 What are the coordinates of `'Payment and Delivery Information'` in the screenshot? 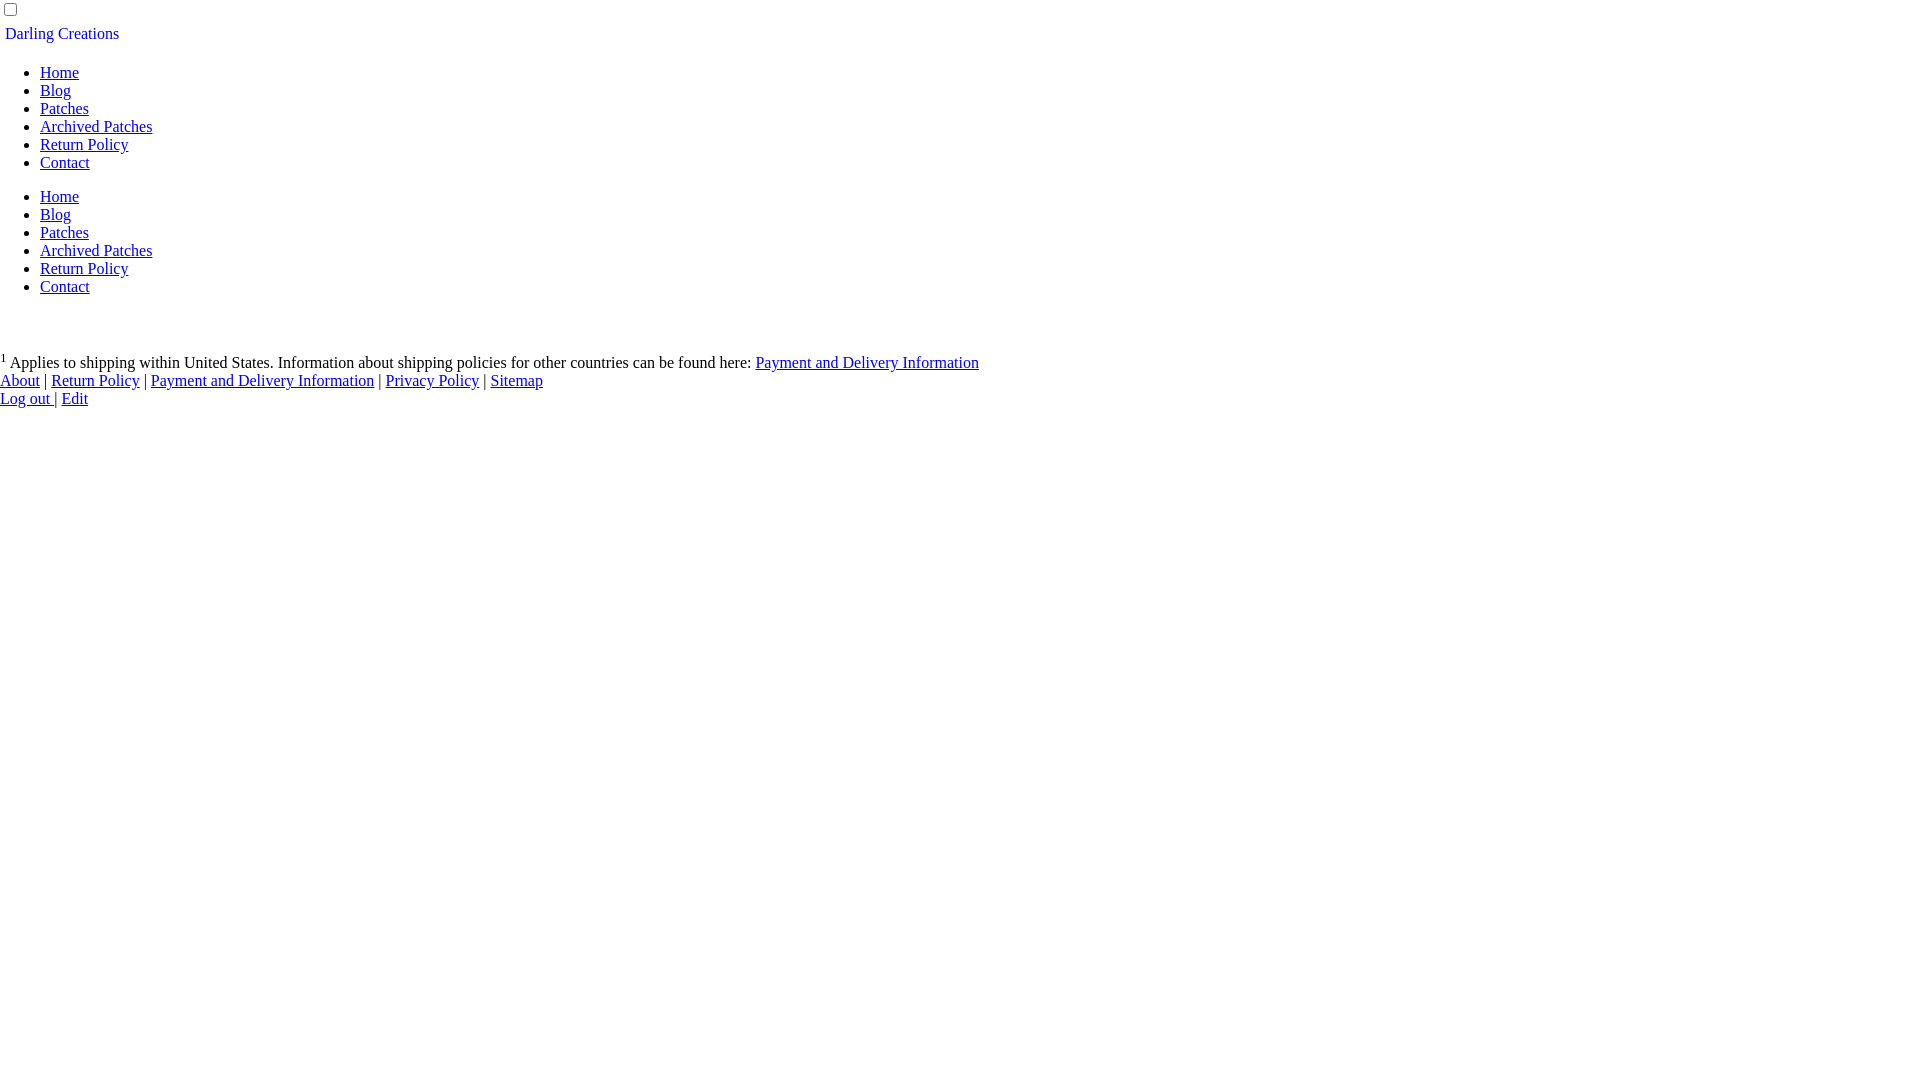 It's located at (149, 380).